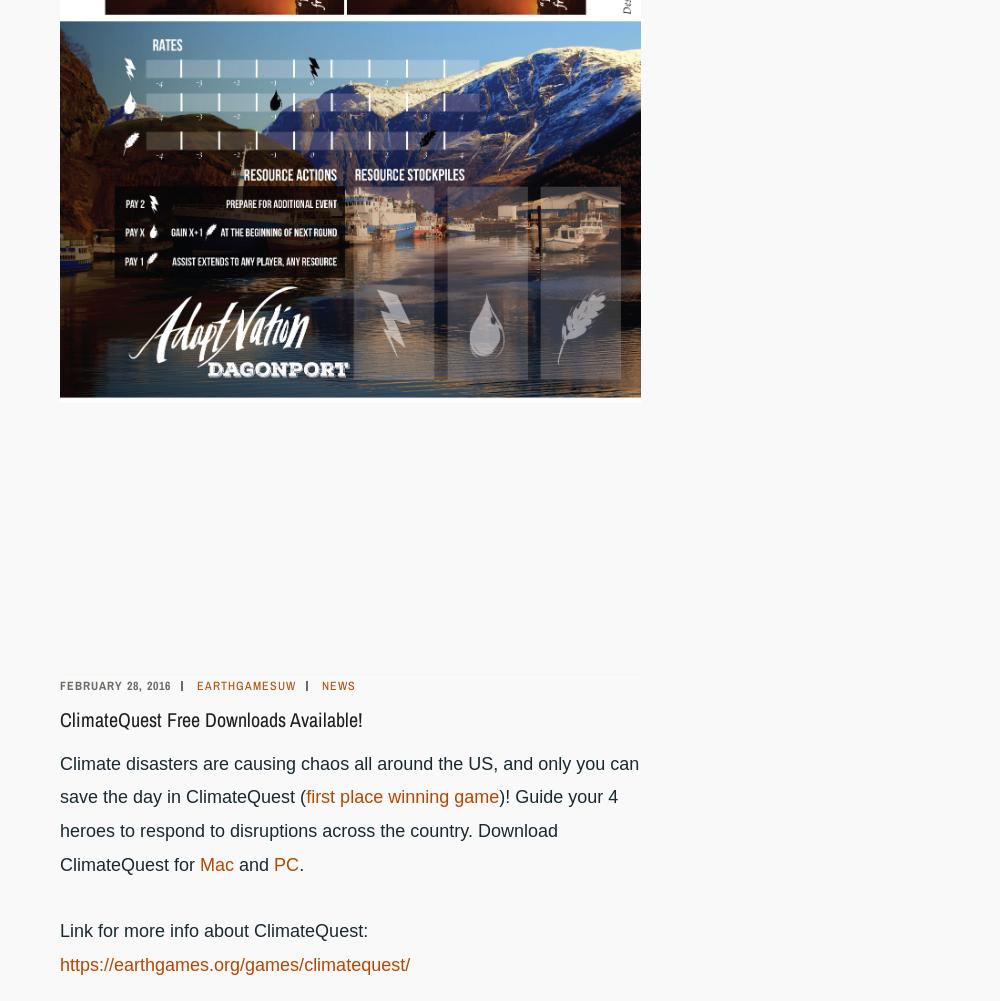 The height and width of the screenshot is (1001, 1000). I want to click on 'ClimateQuest Free Downloads Available!', so click(60, 718).